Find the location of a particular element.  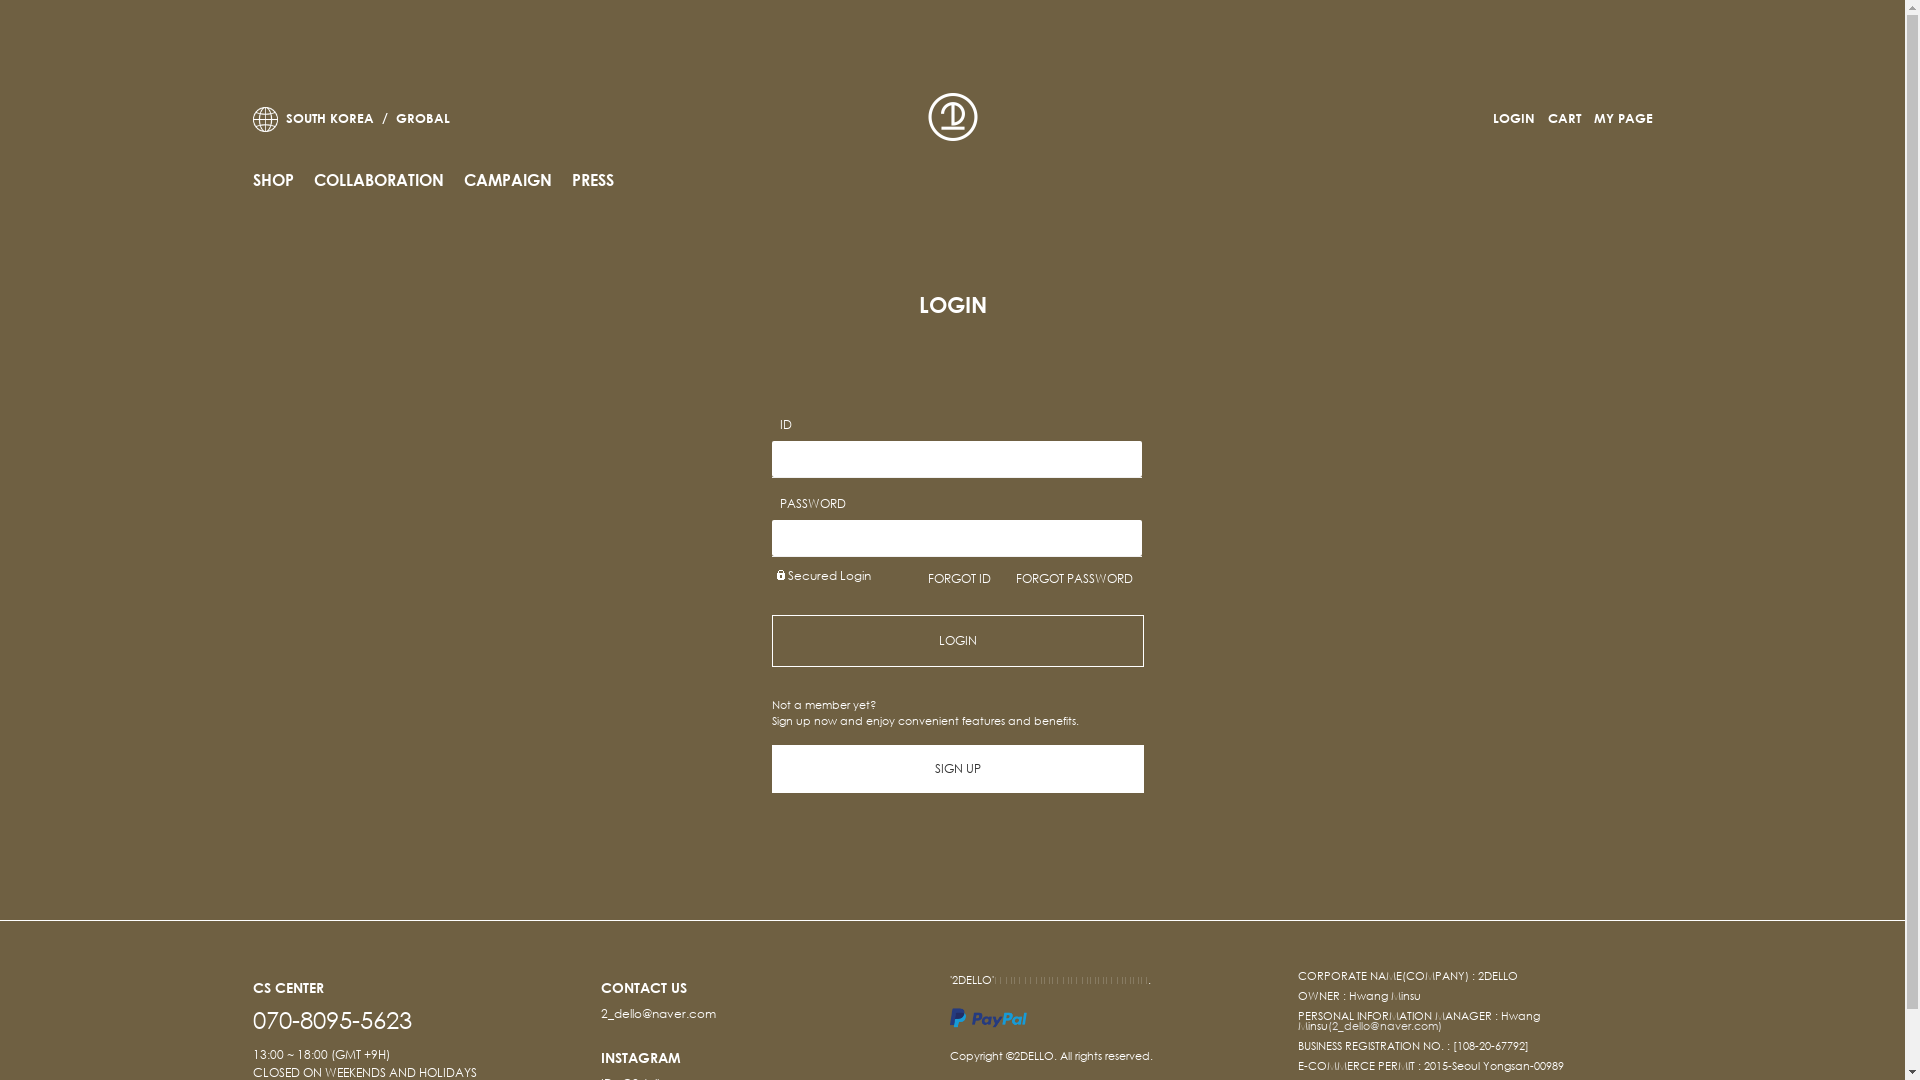

'PRESS' is located at coordinates (592, 180).